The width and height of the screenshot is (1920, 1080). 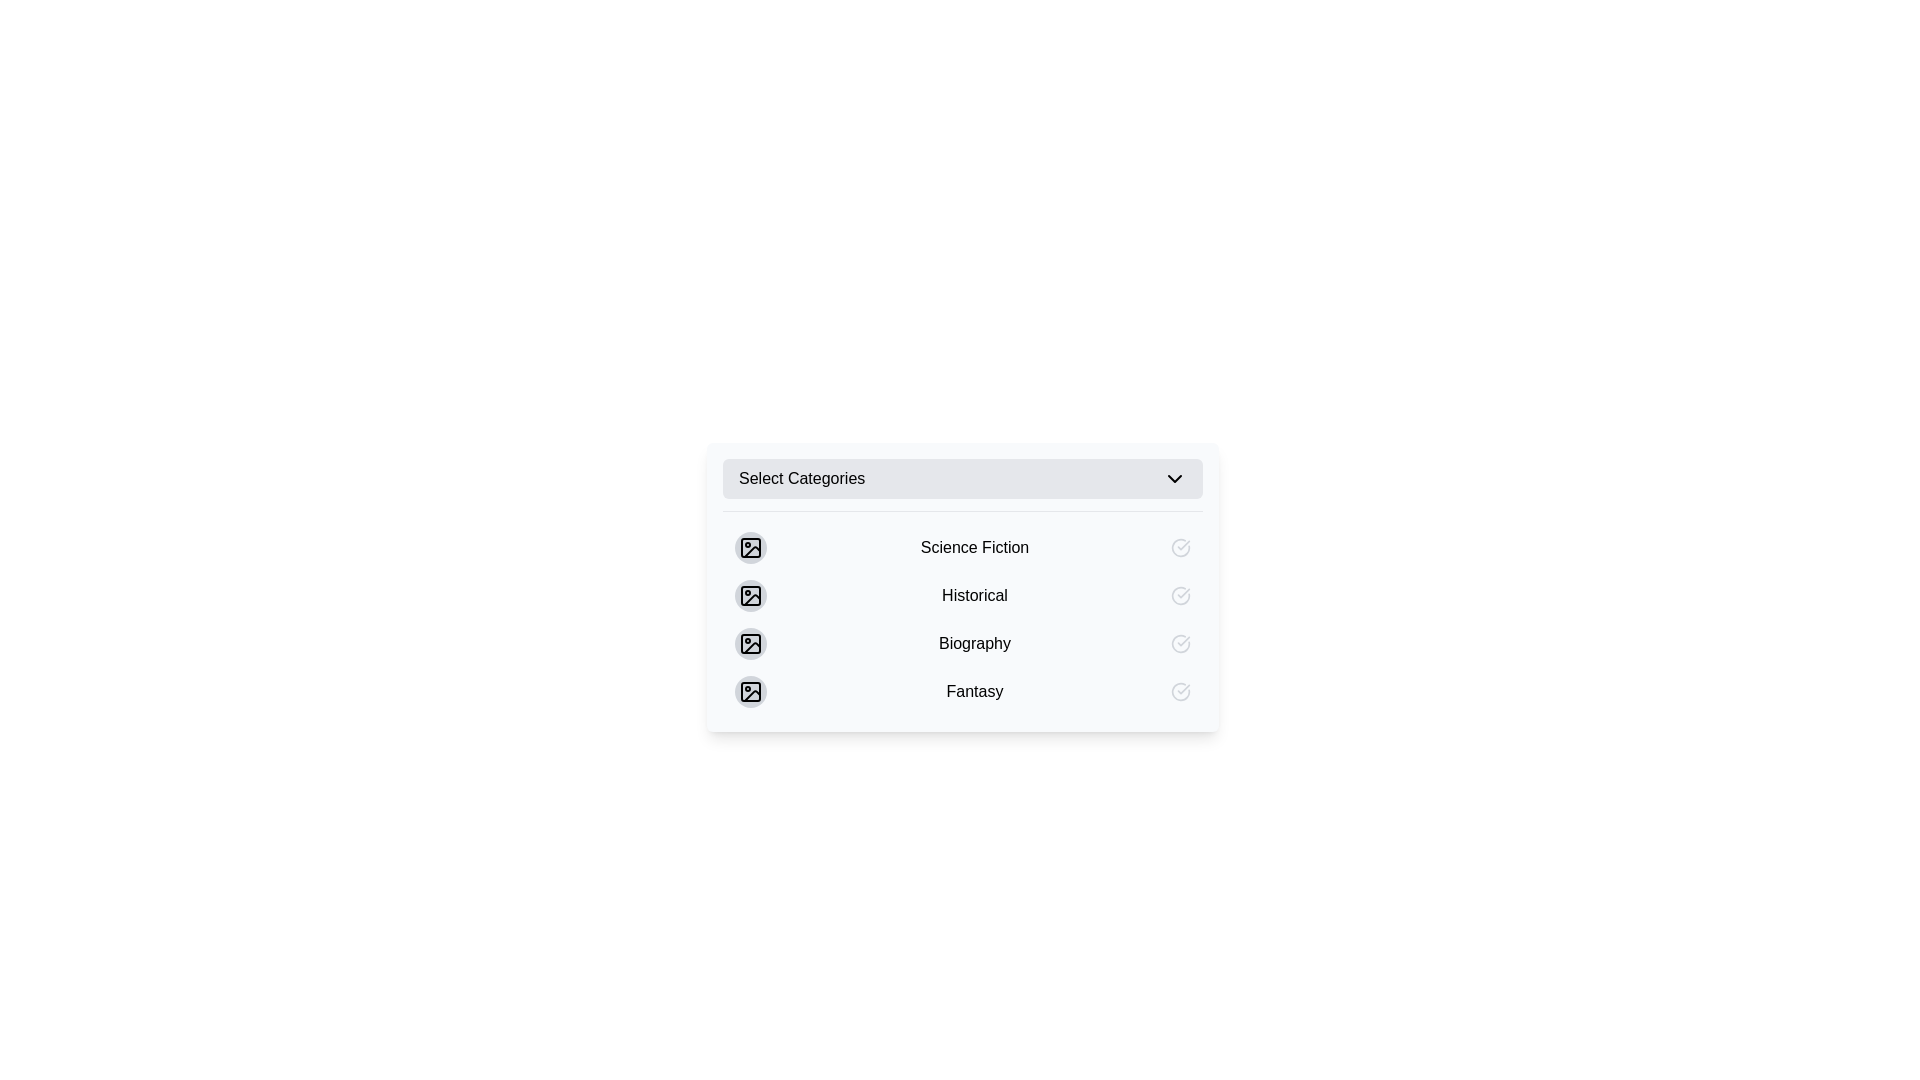 I want to click on the second visual component of the SVG icon representing the 'Biography' option, which is the third item in the vertical list, so click(x=749, y=644).